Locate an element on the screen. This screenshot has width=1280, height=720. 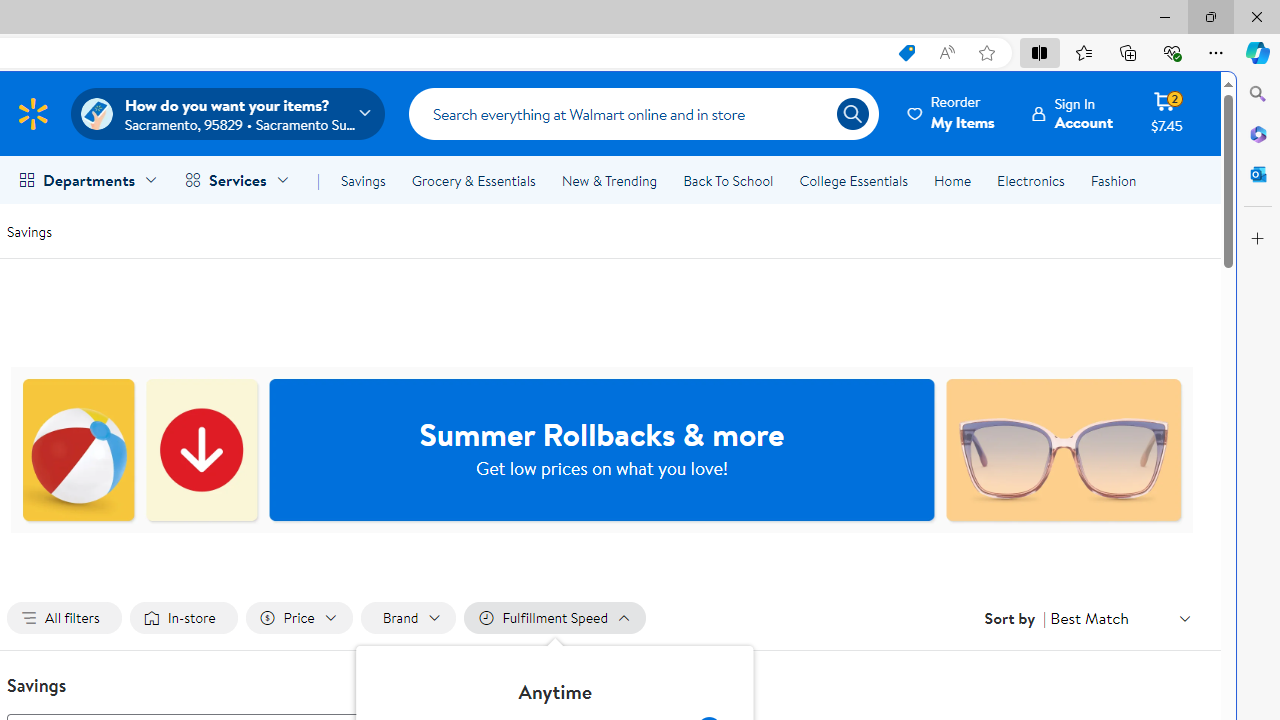
'Fashion' is located at coordinates (1112, 181).